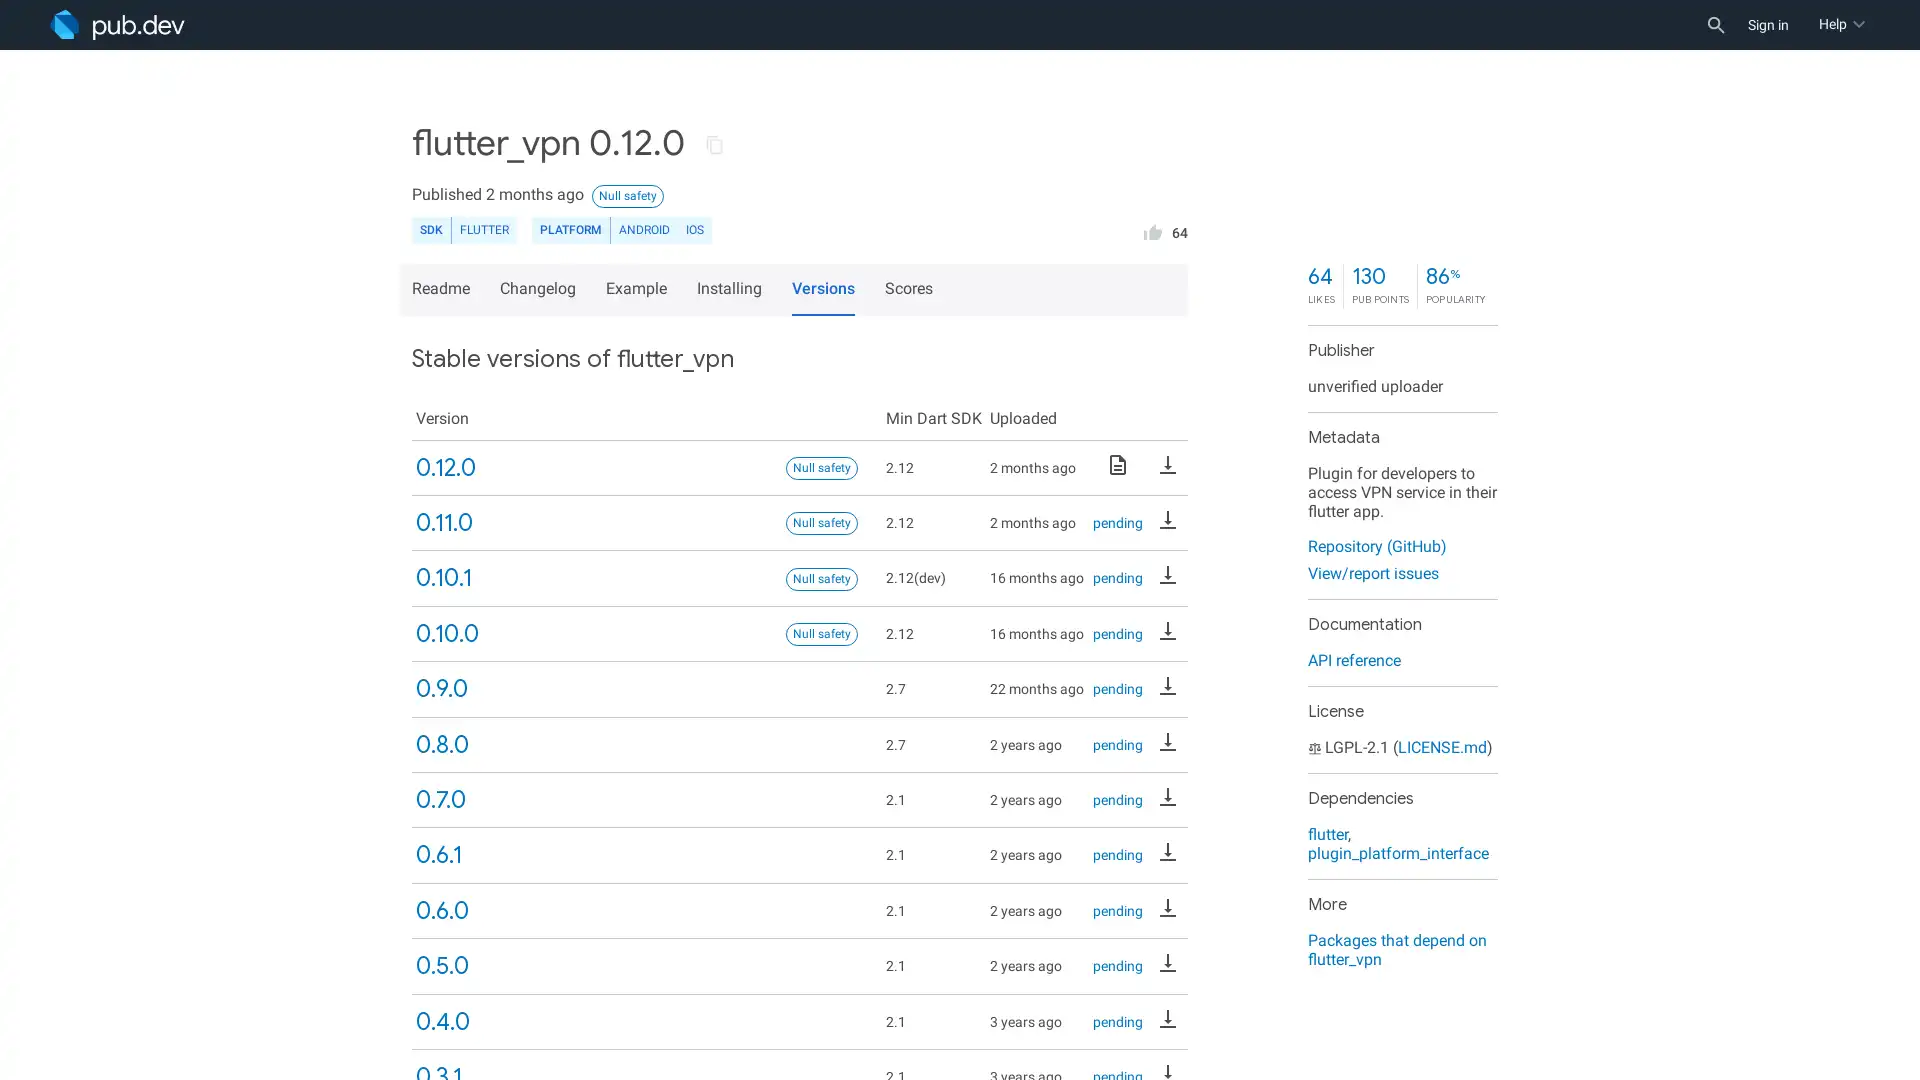  Describe the element at coordinates (731, 289) in the screenshot. I see `Installing` at that location.